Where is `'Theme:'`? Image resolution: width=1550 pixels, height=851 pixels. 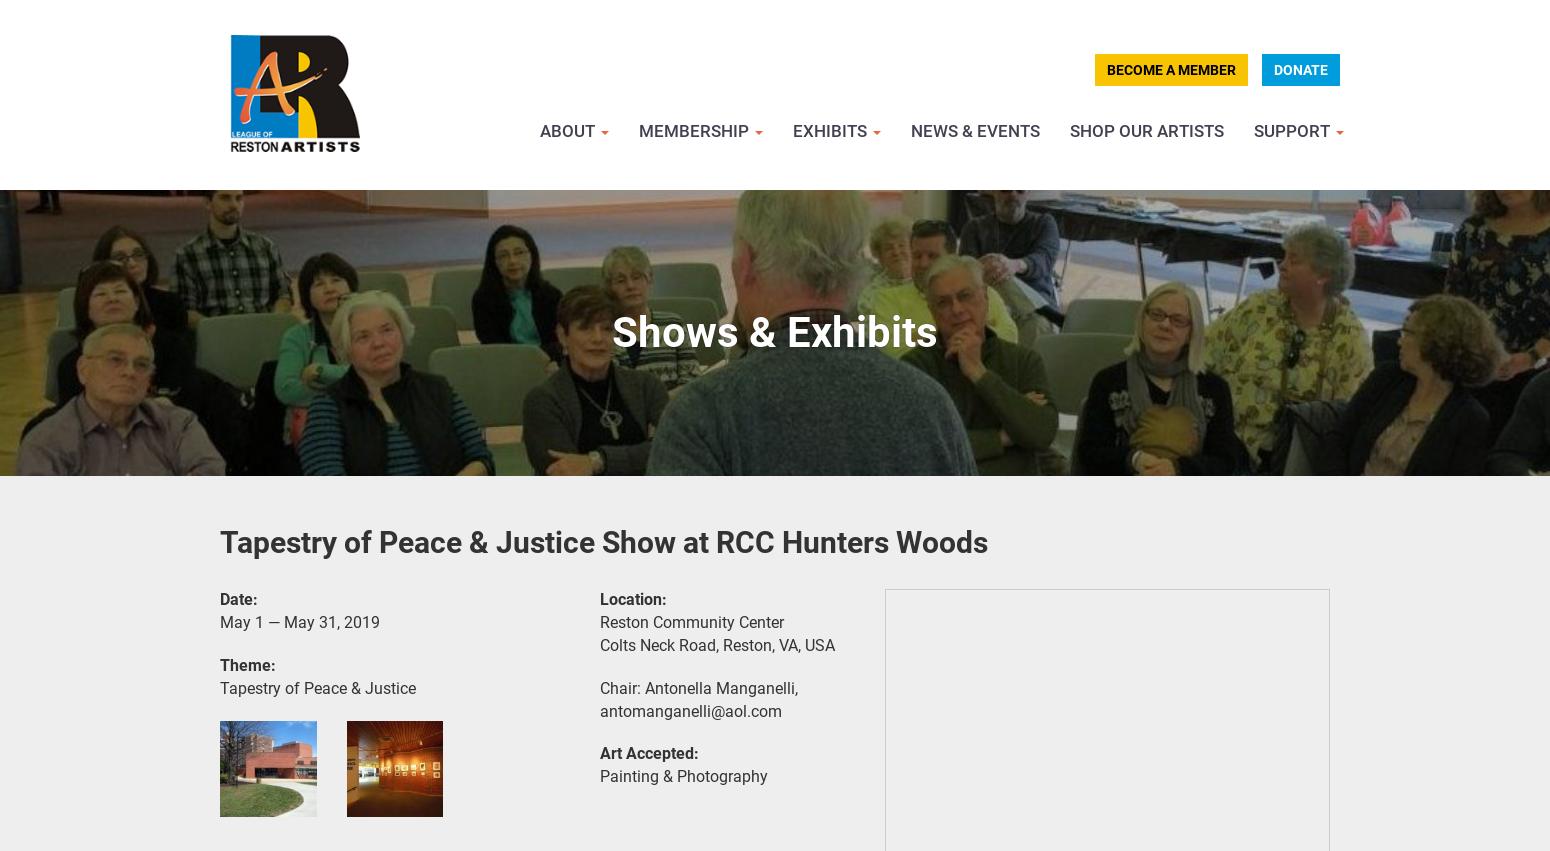 'Theme:' is located at coordinates (248, 664).